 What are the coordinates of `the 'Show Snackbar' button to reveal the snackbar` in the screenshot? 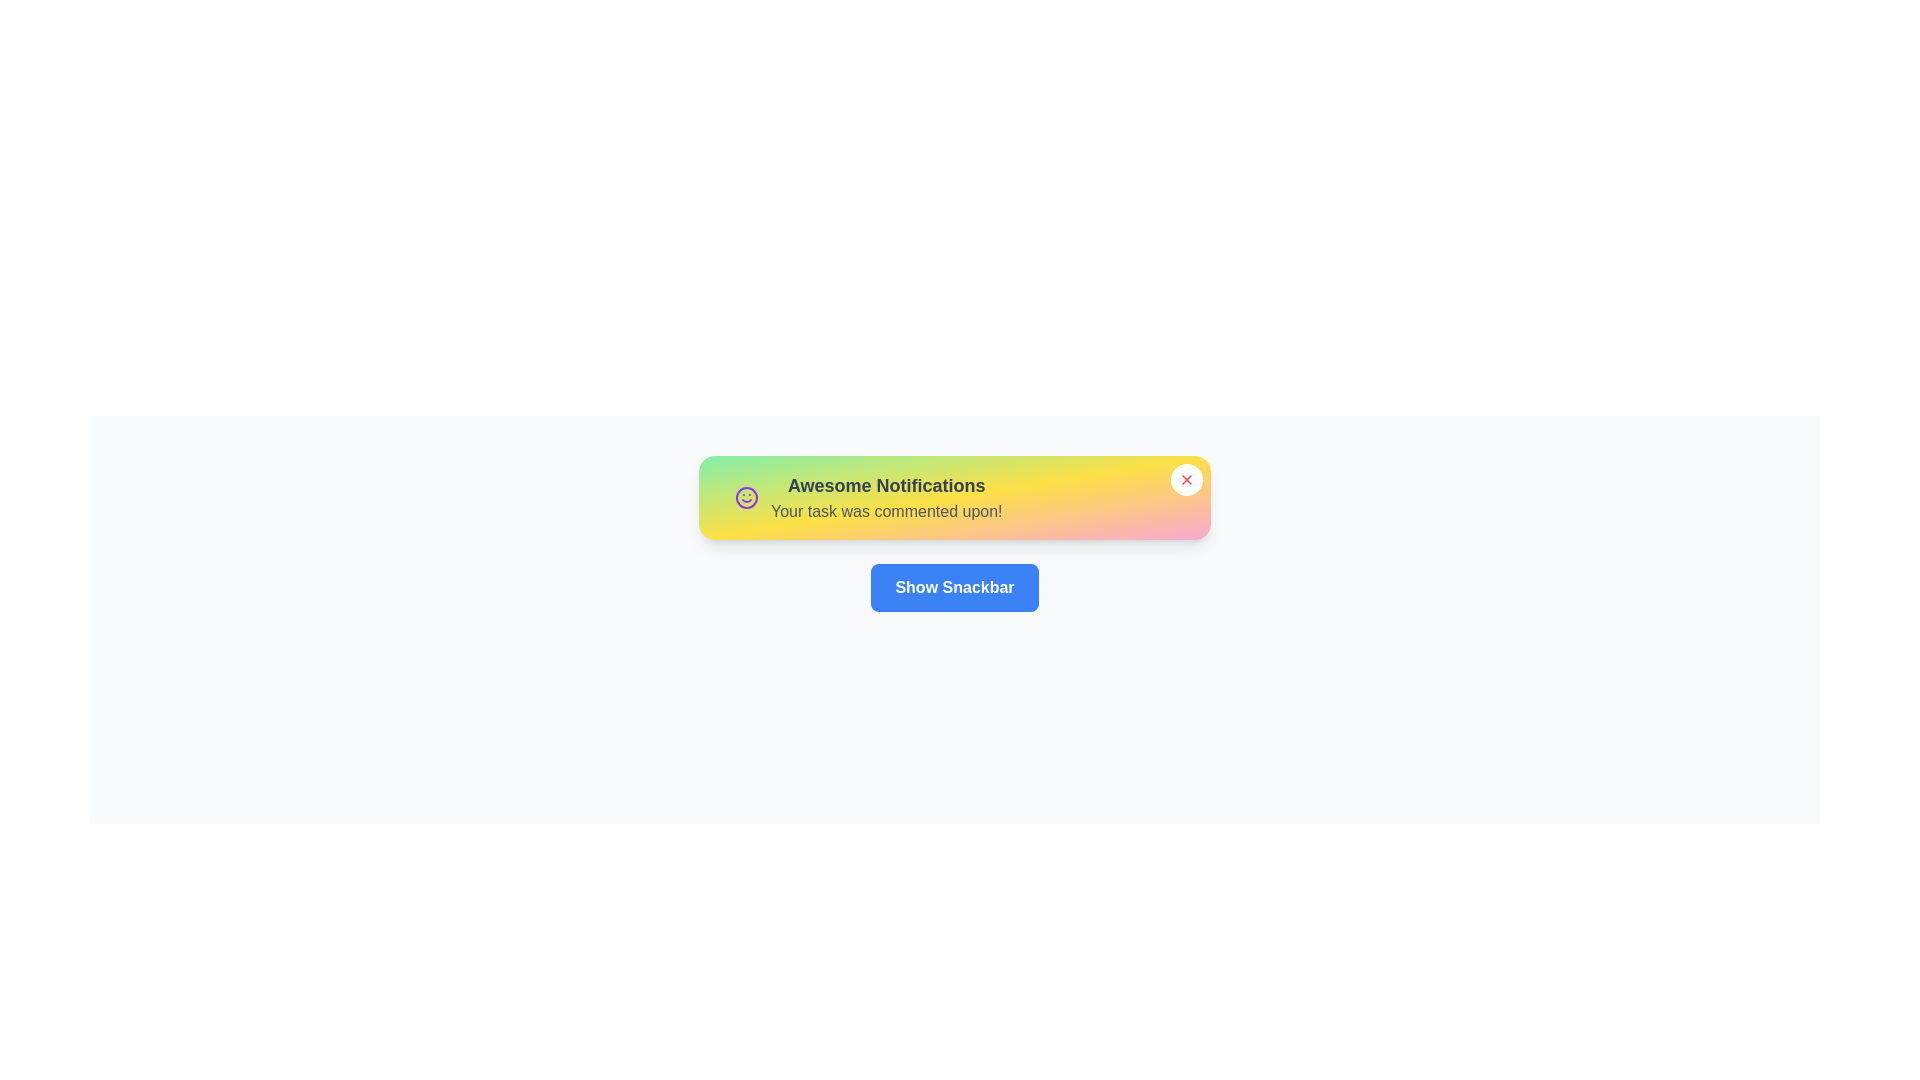 It's located at (954, 586).